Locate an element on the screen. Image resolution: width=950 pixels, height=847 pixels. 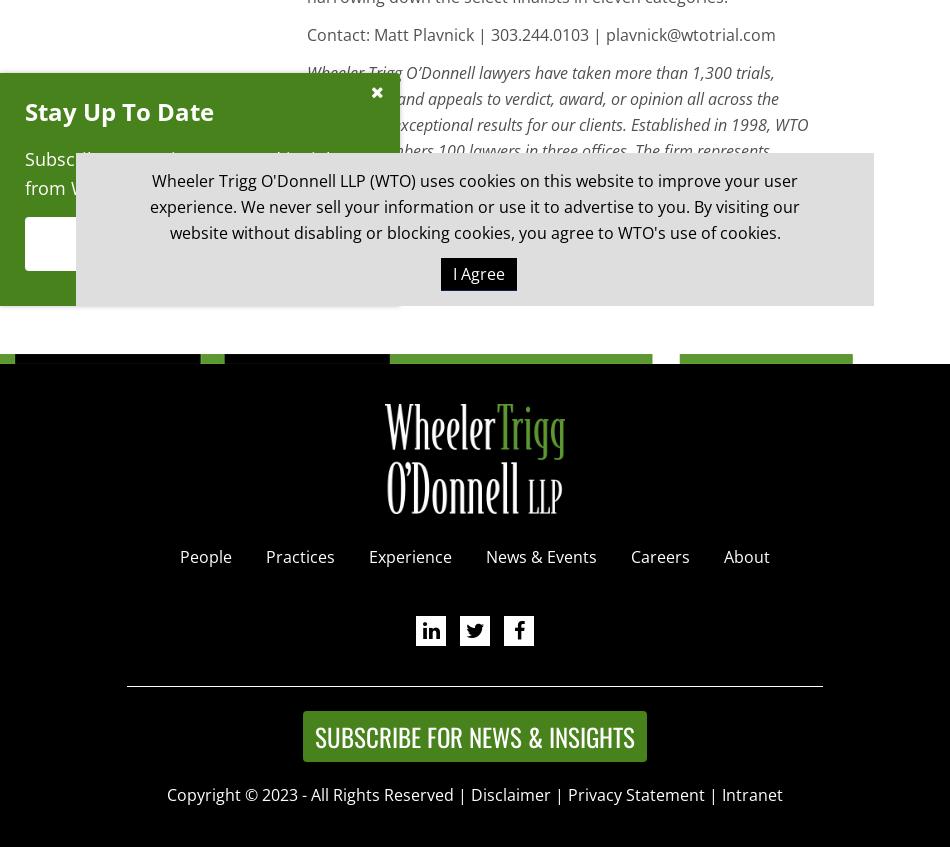
'About' is located at coordinates (745, 555).